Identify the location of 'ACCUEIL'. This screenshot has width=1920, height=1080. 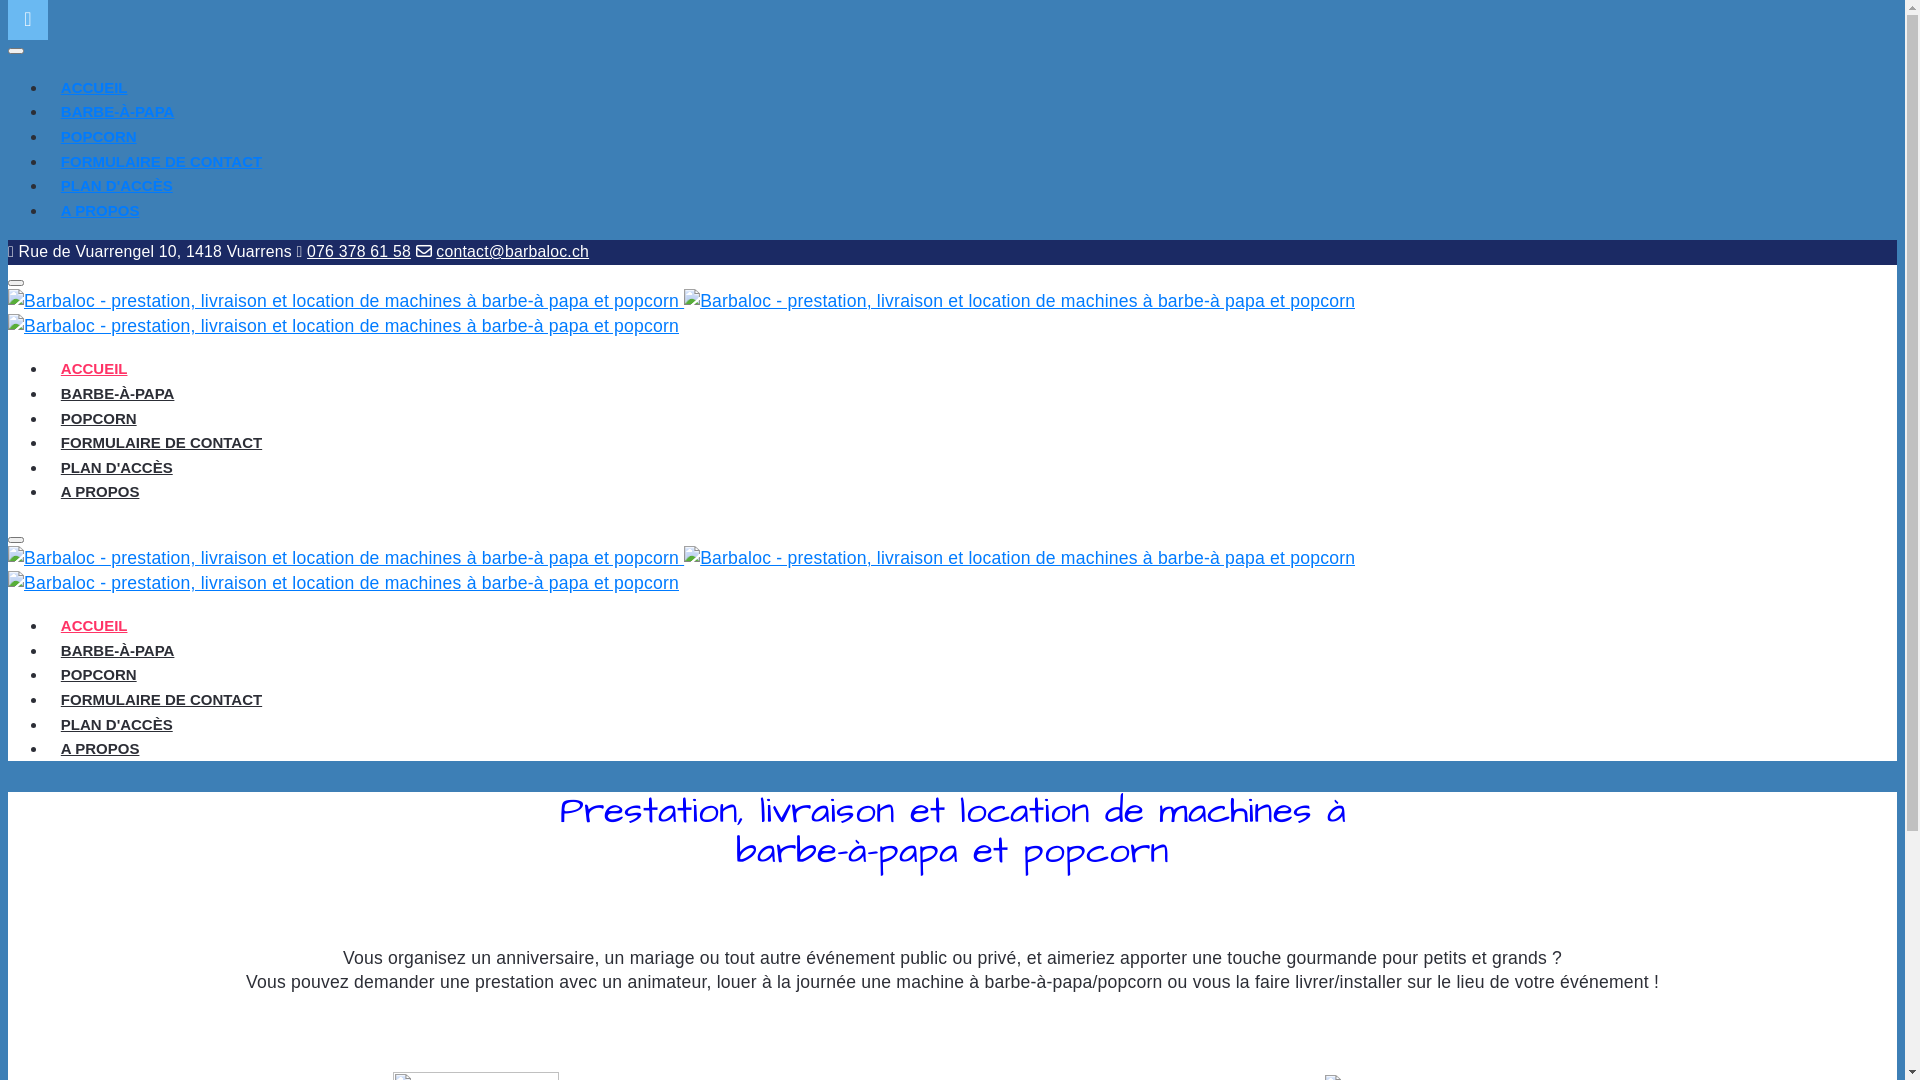
(93, 86).